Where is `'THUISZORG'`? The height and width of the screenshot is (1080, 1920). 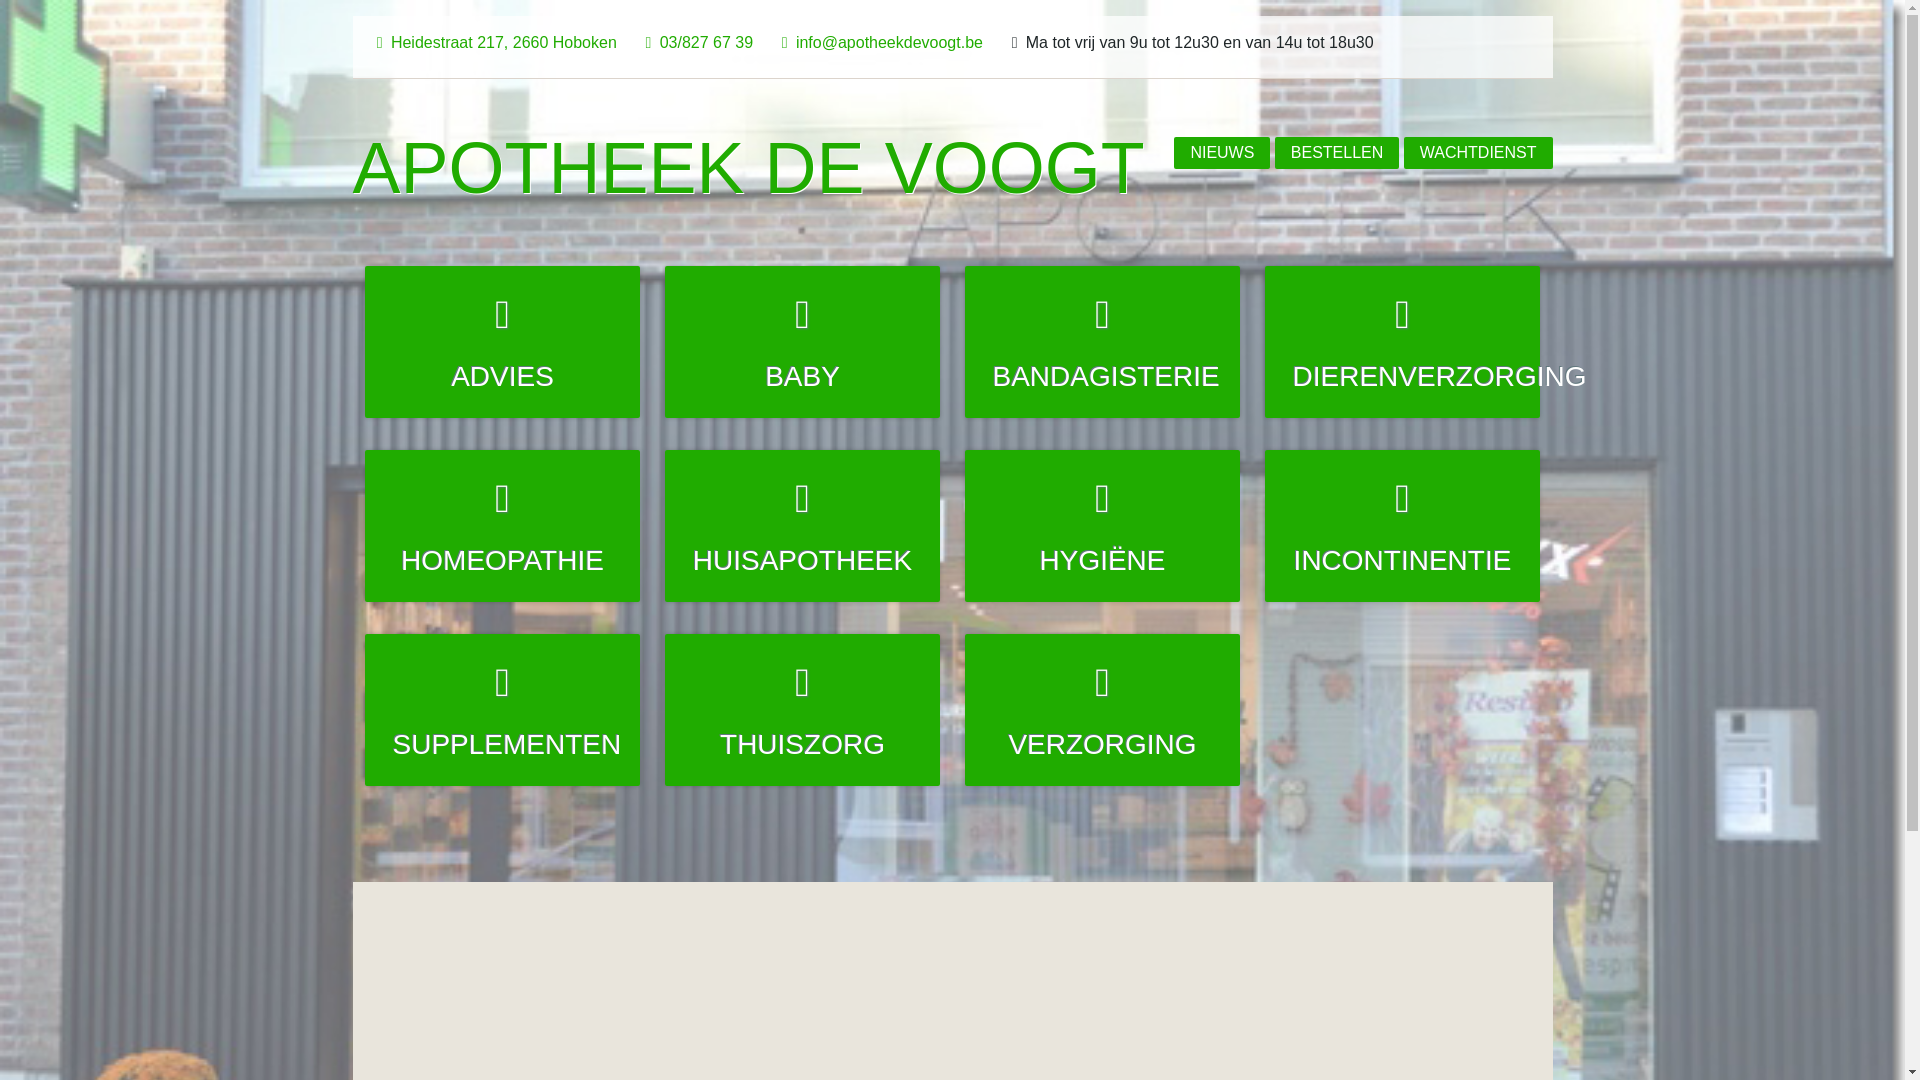 'THUISZORG' is located at coordinates (802, 708).